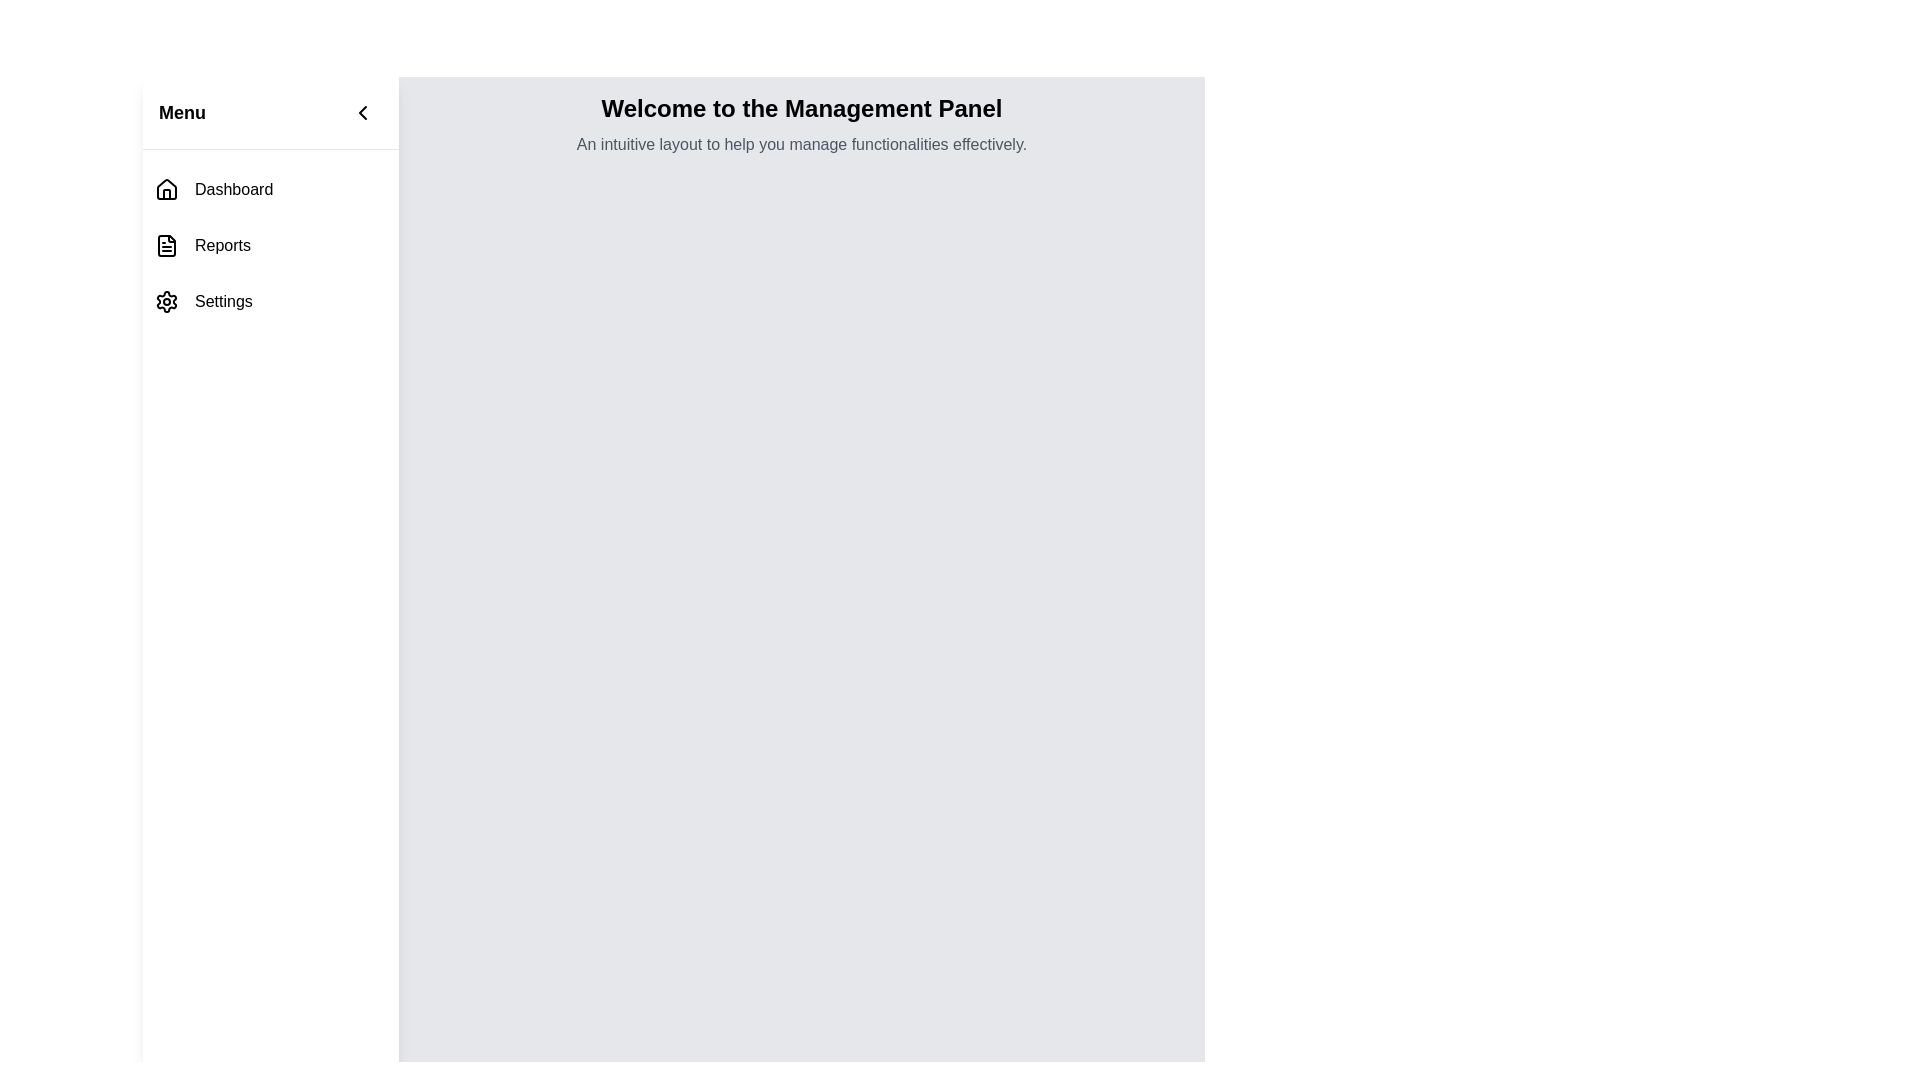 The width and height of the screenshot is (1920, 1080). I want to click on the document icon represented by a rectangle with a folded corner, which is the second icon in a vertical list of three icons in the left-side menu panel, adjacent to the 'Reports' label, so click(167, 245).